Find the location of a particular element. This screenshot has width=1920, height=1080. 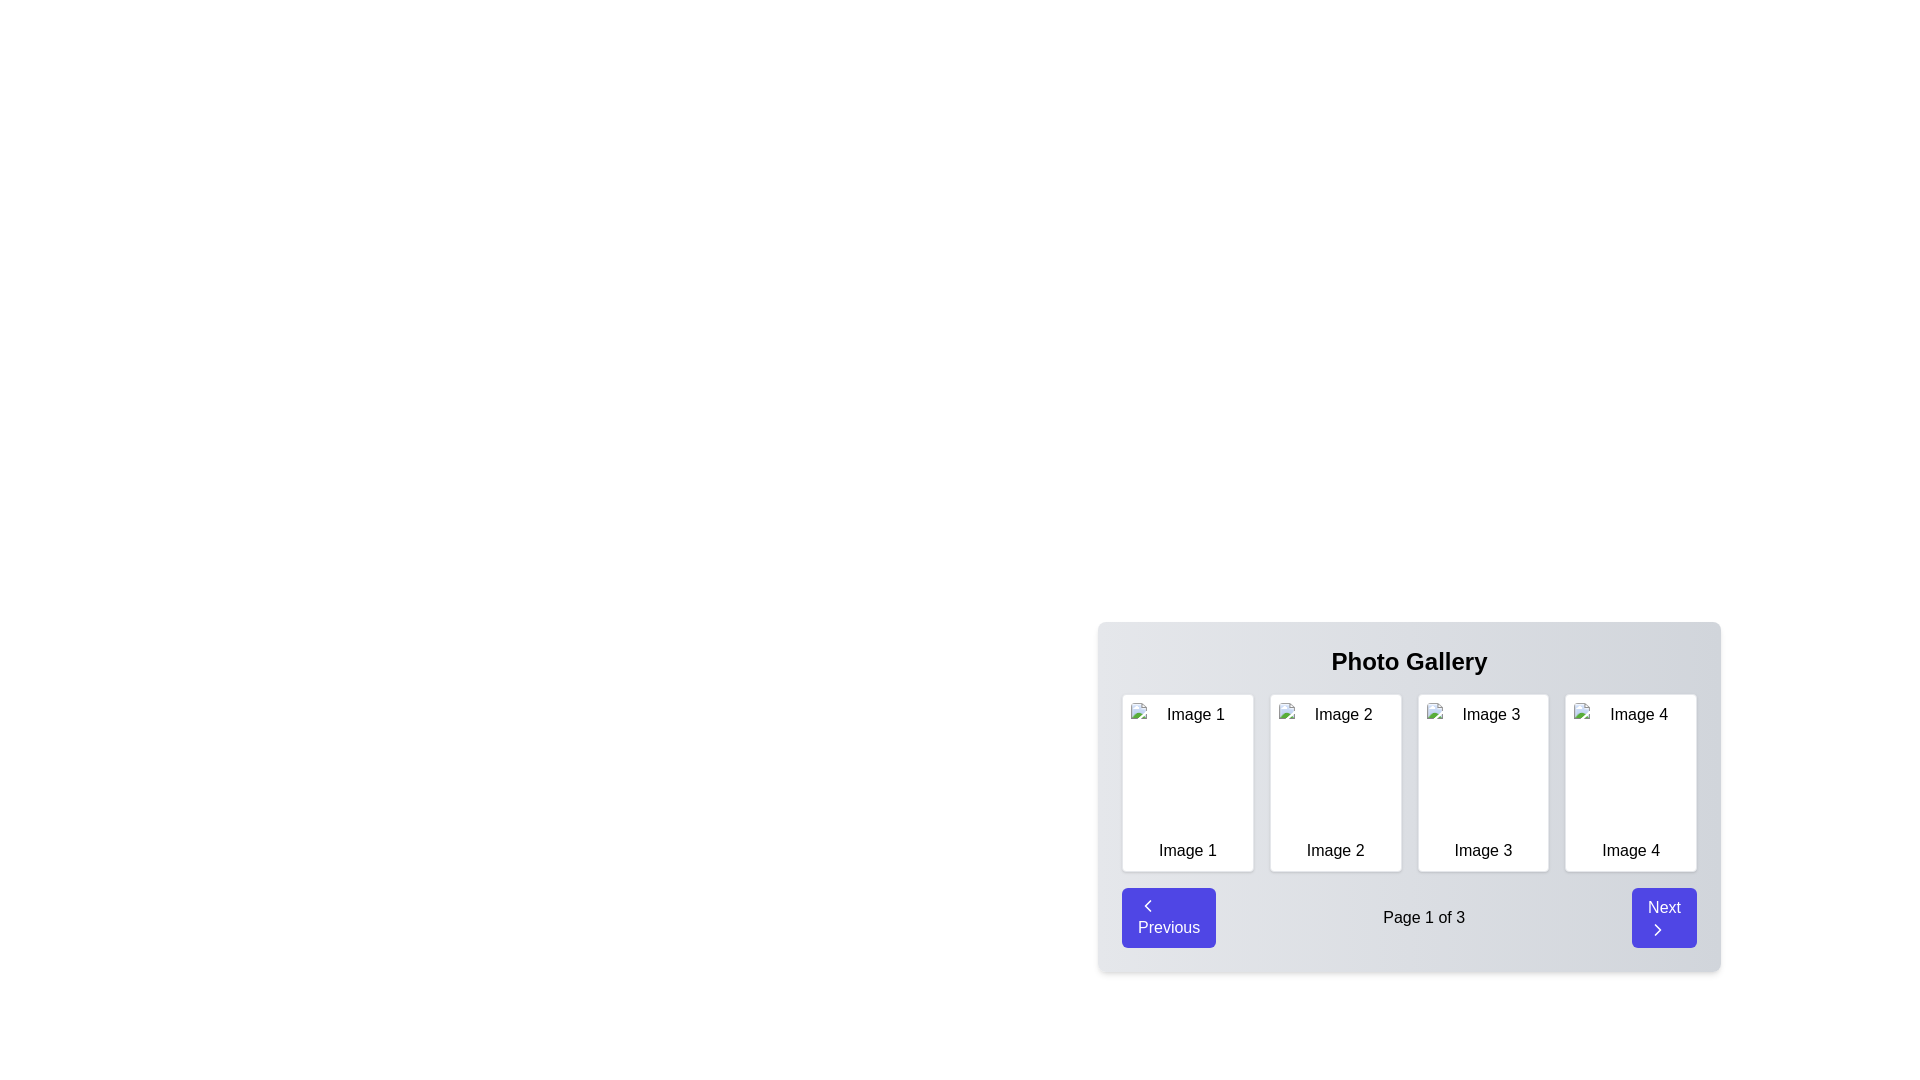

the arrow icon located inside the 'Next' button at the lower-right portion of the interface is located at coordinates (1658, 929).